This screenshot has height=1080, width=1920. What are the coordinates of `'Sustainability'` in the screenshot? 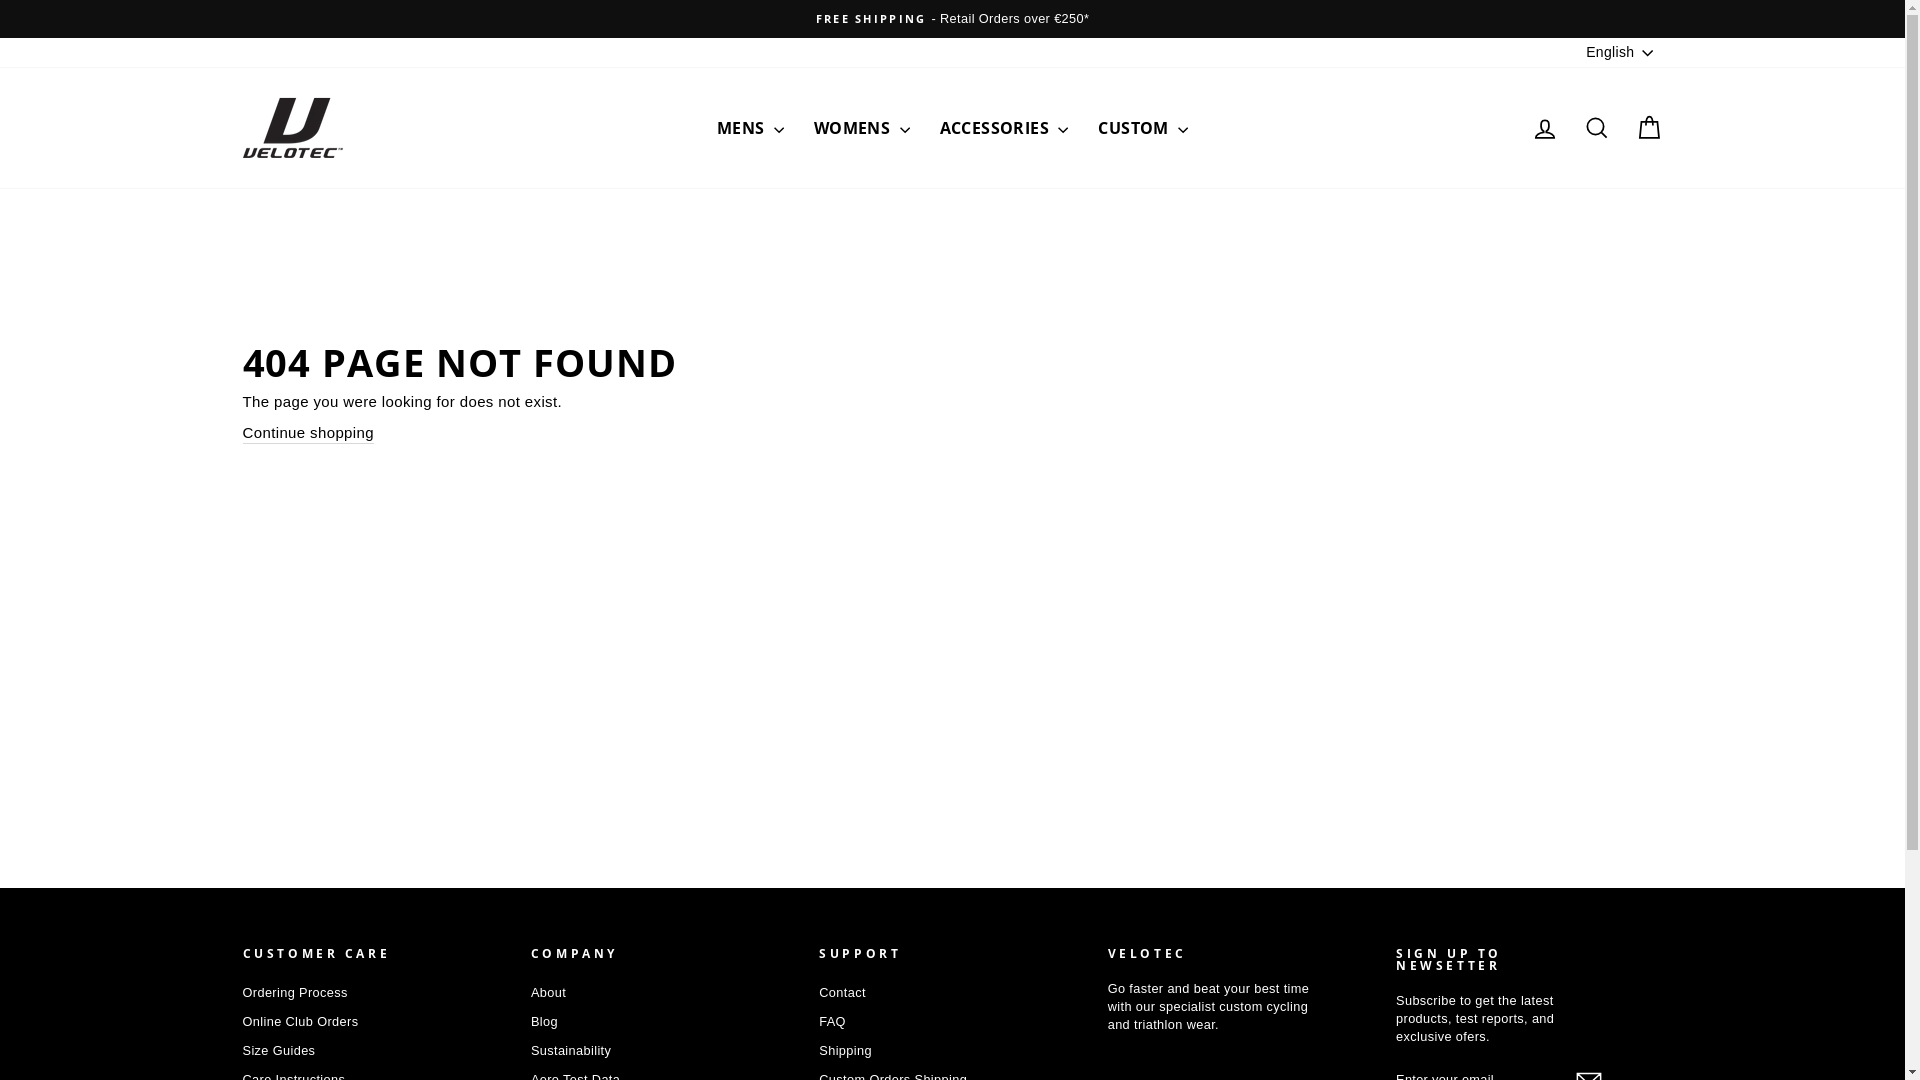 It's located at (570, 1049).